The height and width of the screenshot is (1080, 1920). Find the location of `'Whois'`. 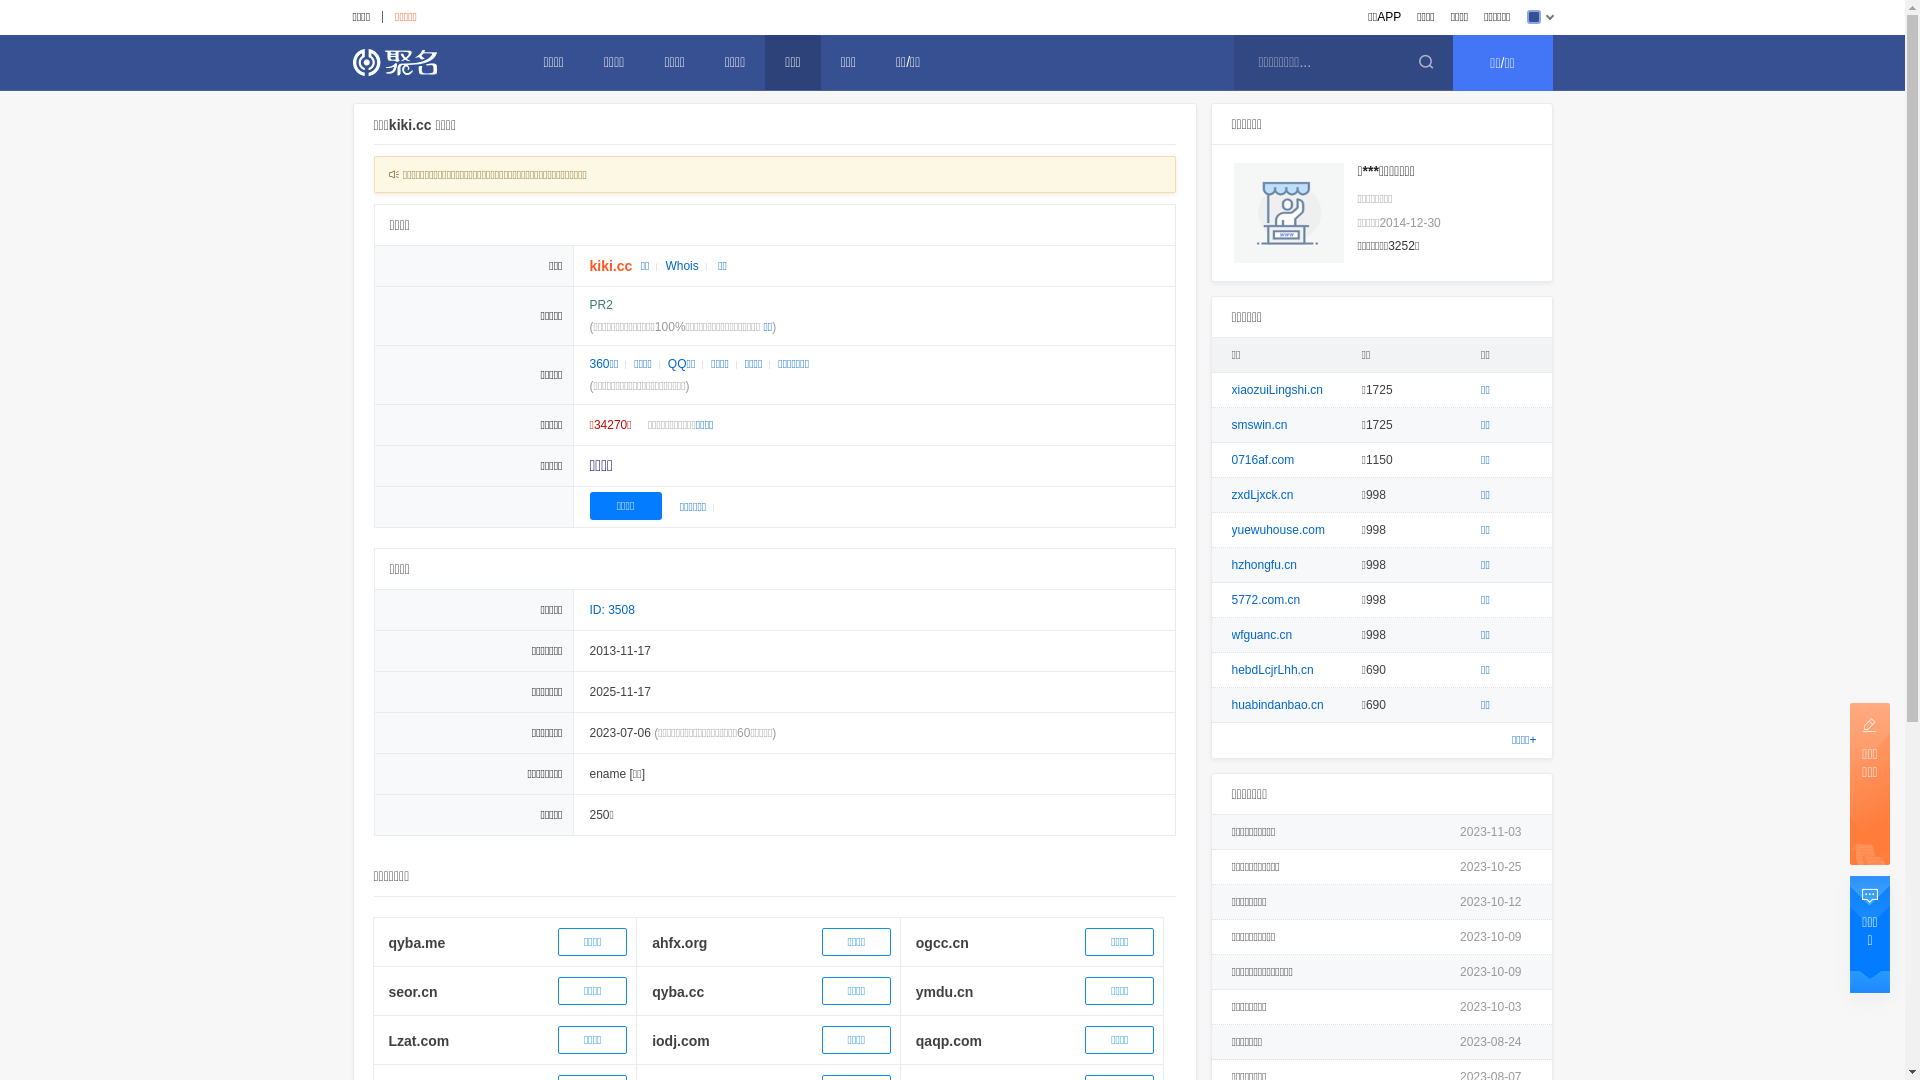

'Whois' is located at coordinates (681, 265).